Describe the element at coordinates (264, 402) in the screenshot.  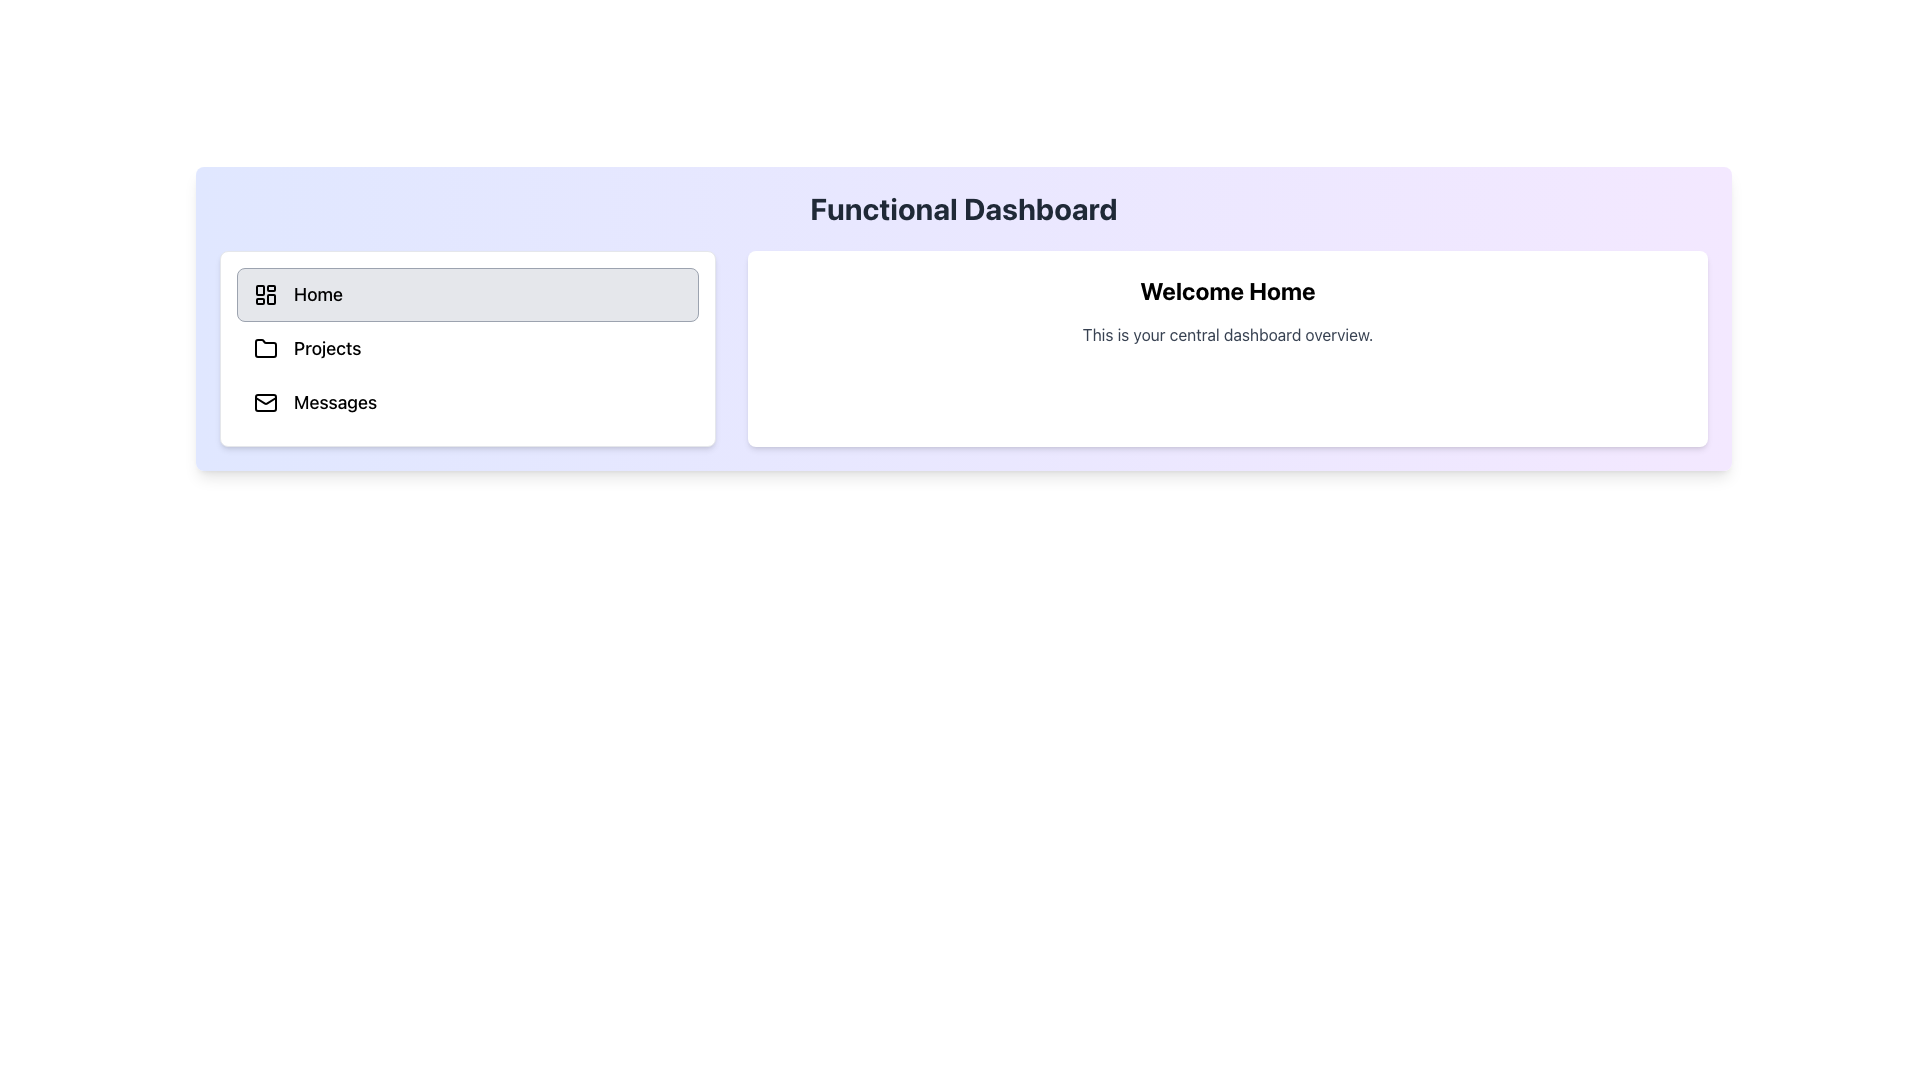
I see `the visual indicator icon for the 'Messages' section located to the left of the 'Messages' button, if the button is interactive` at that location.